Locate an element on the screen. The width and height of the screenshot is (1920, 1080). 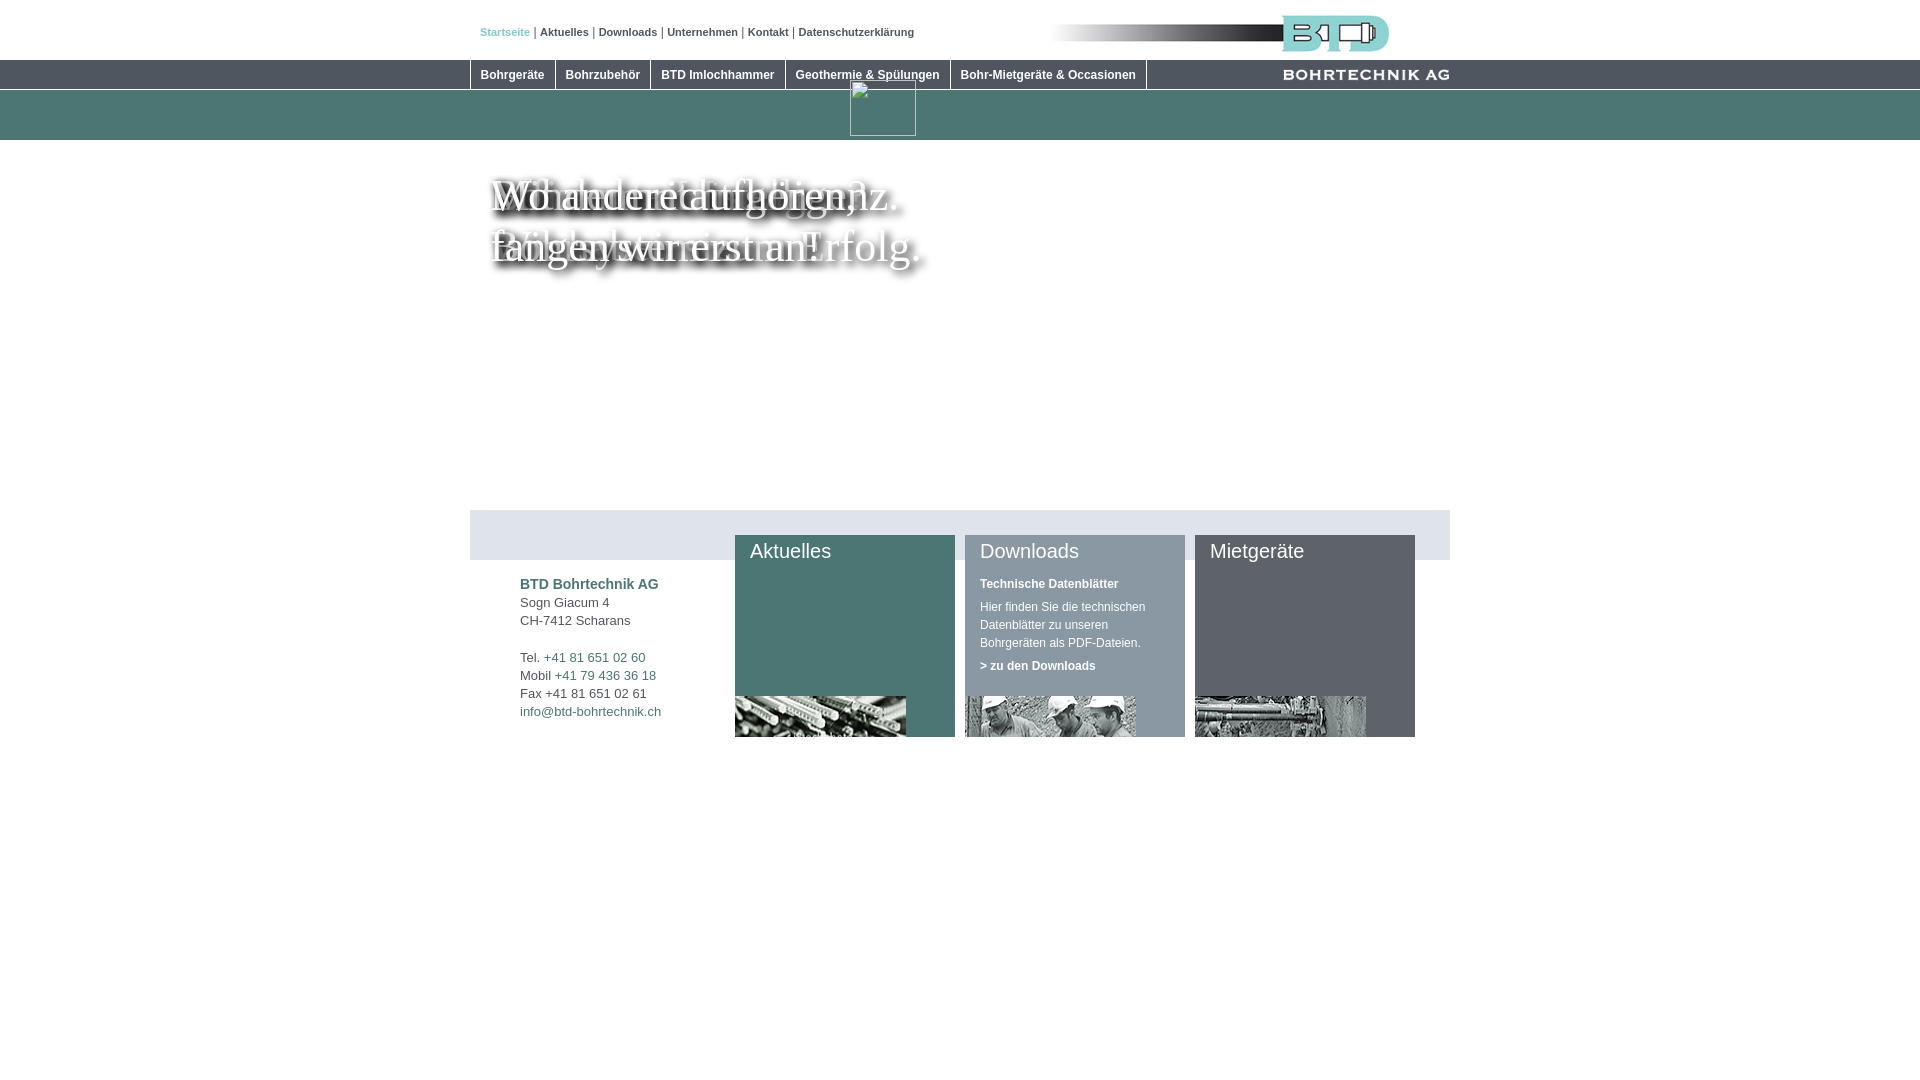
'info@btd-bohrtechnik.ch' is located at coordinates (519, 710).